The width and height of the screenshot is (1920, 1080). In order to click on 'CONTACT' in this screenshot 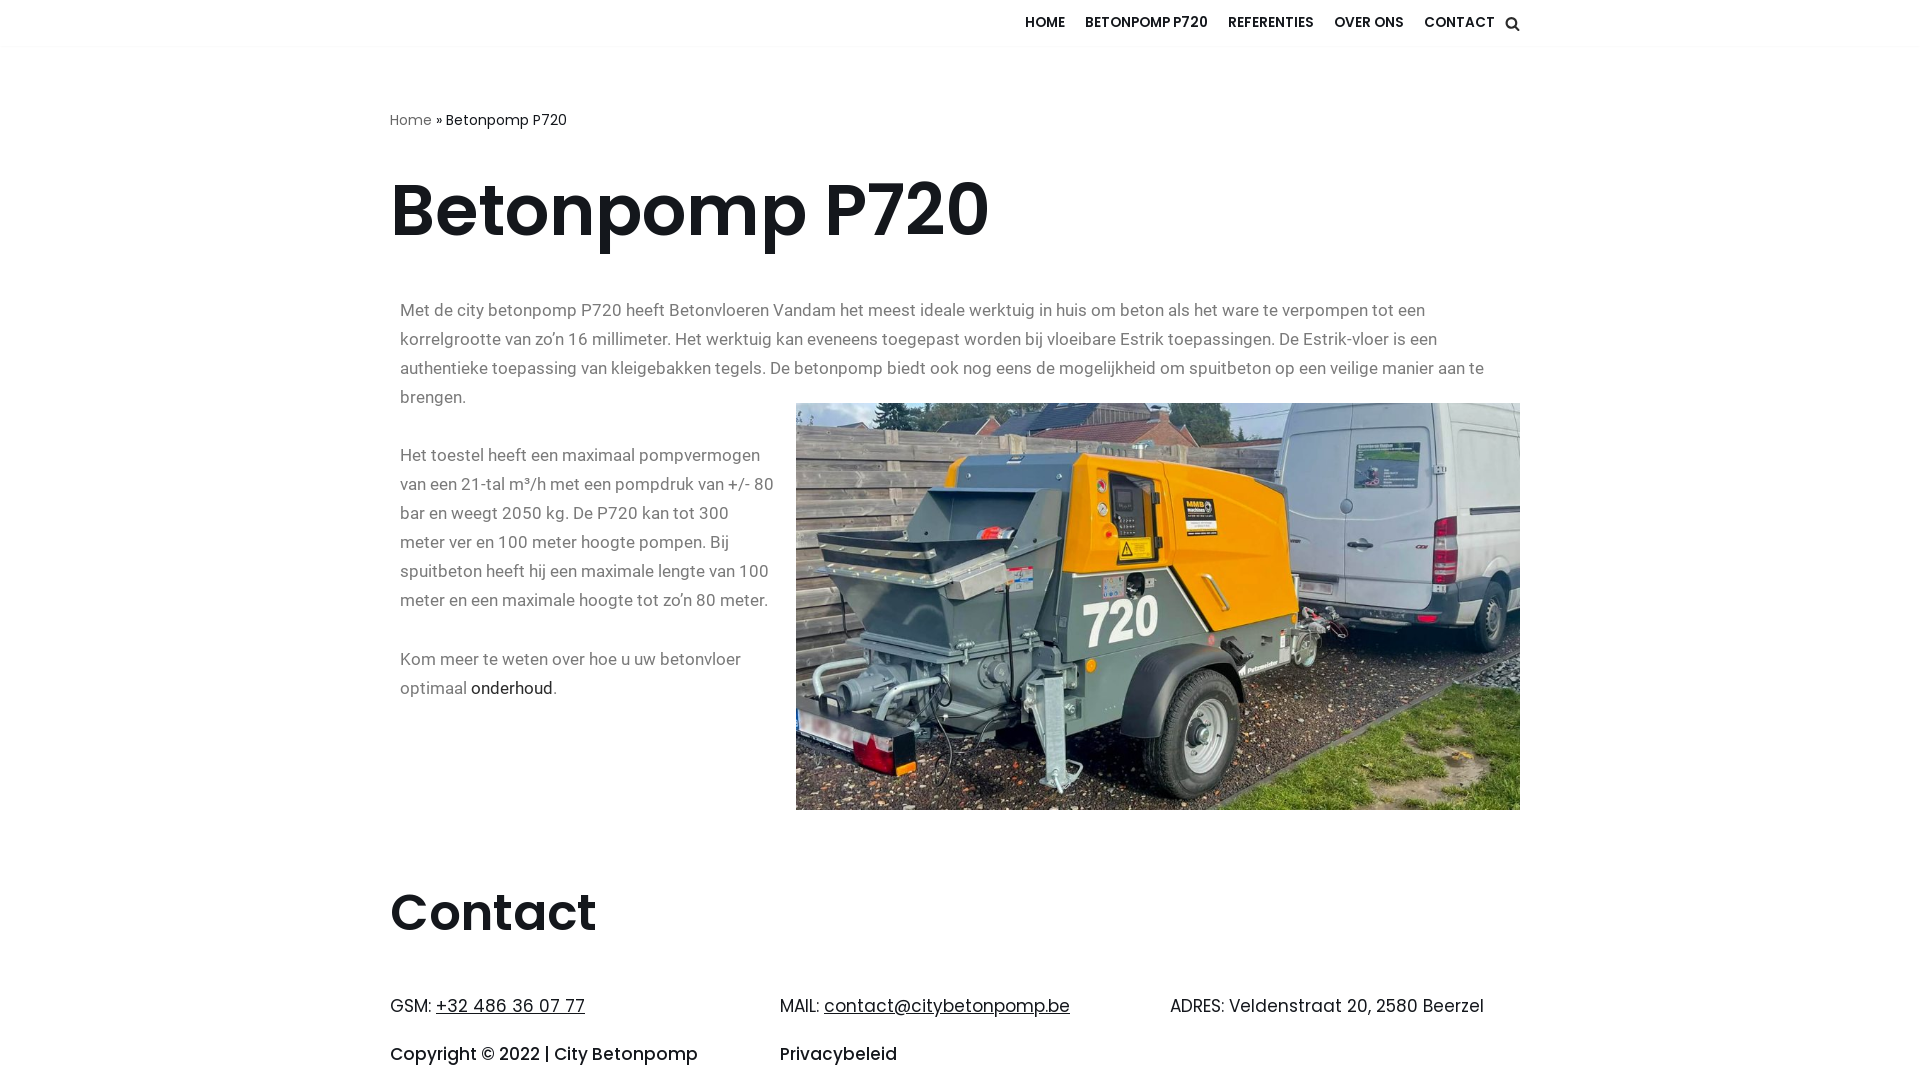, I will do `click(1459, 23)`.